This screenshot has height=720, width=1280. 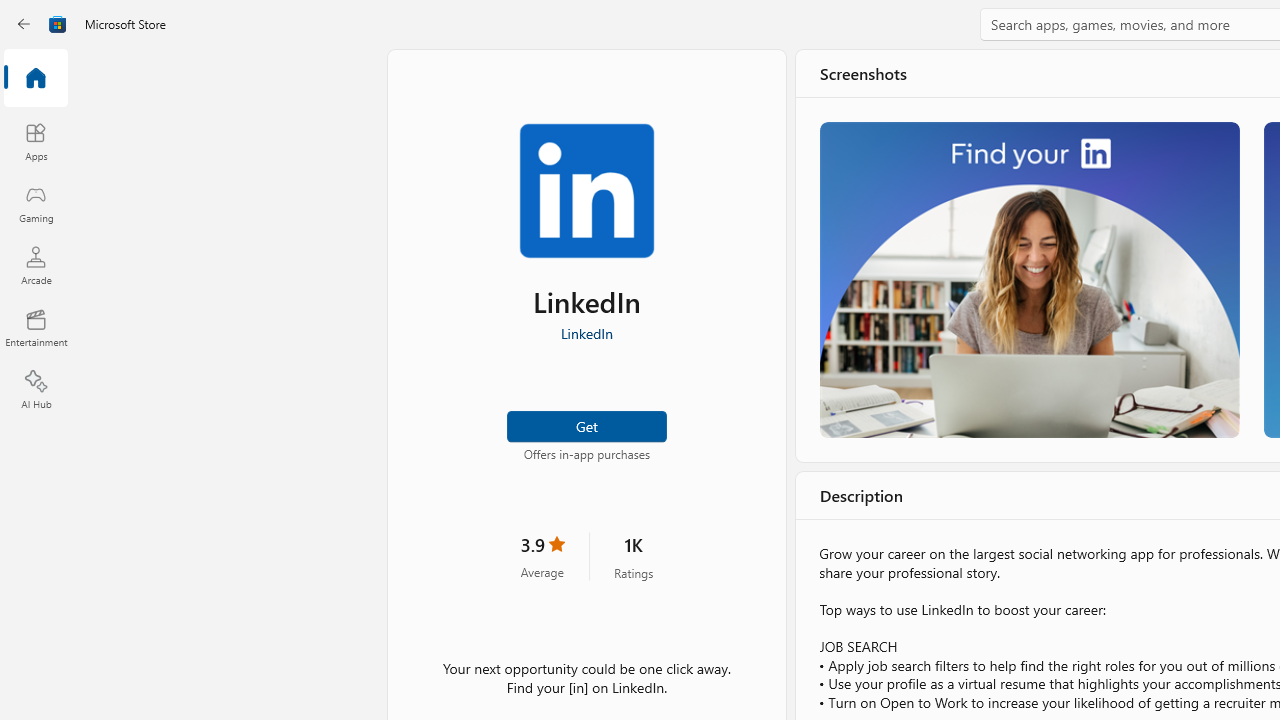 I want to click on 'Screenshot 1', so click(x=1029, y=279).